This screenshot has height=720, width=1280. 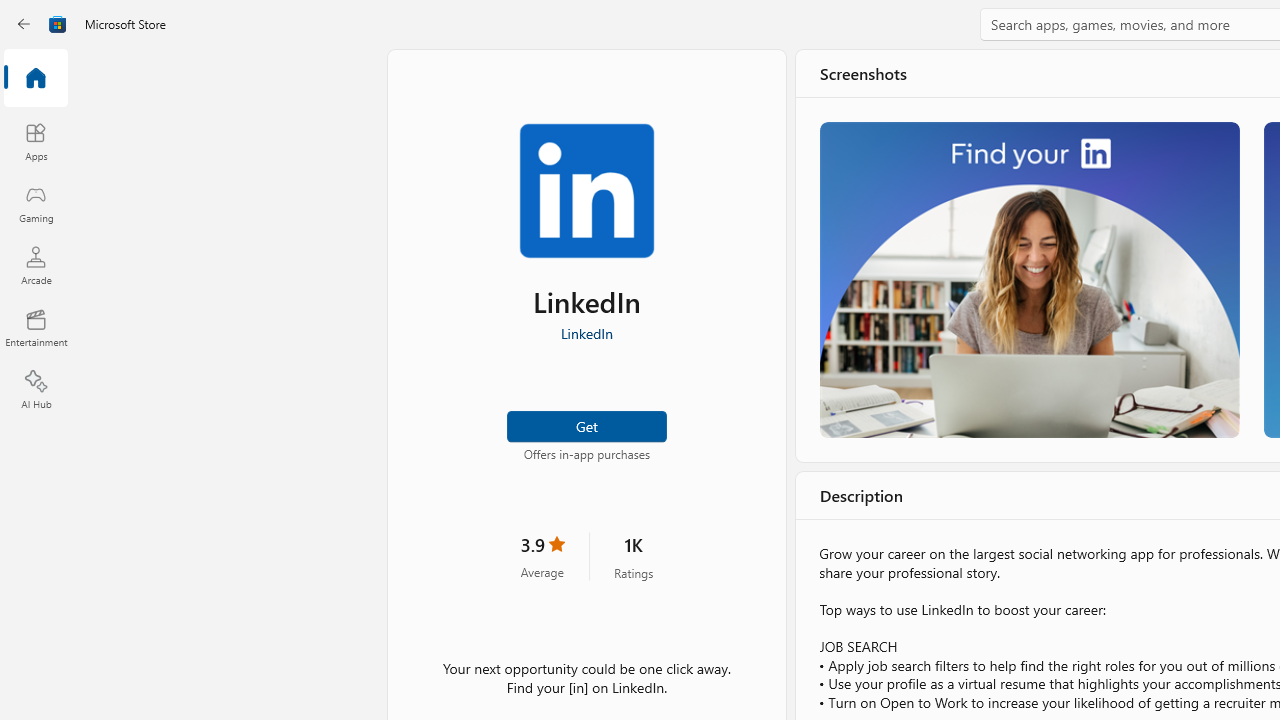 I want to click on 'Screenshot 1', so click(x=1029, y=279).